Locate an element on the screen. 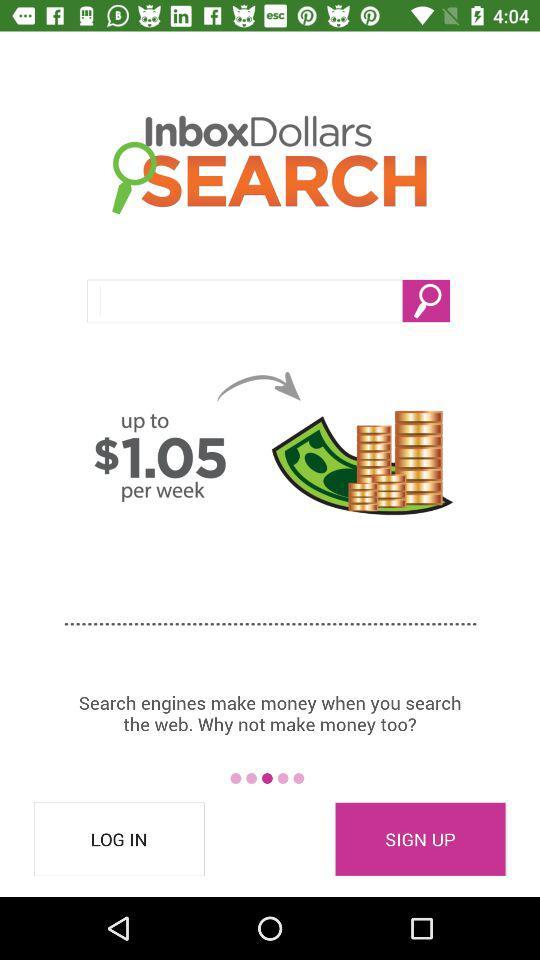 This screenshot has width=540, height=960. the item next to sign up icon is located at coordinates (119, 839).